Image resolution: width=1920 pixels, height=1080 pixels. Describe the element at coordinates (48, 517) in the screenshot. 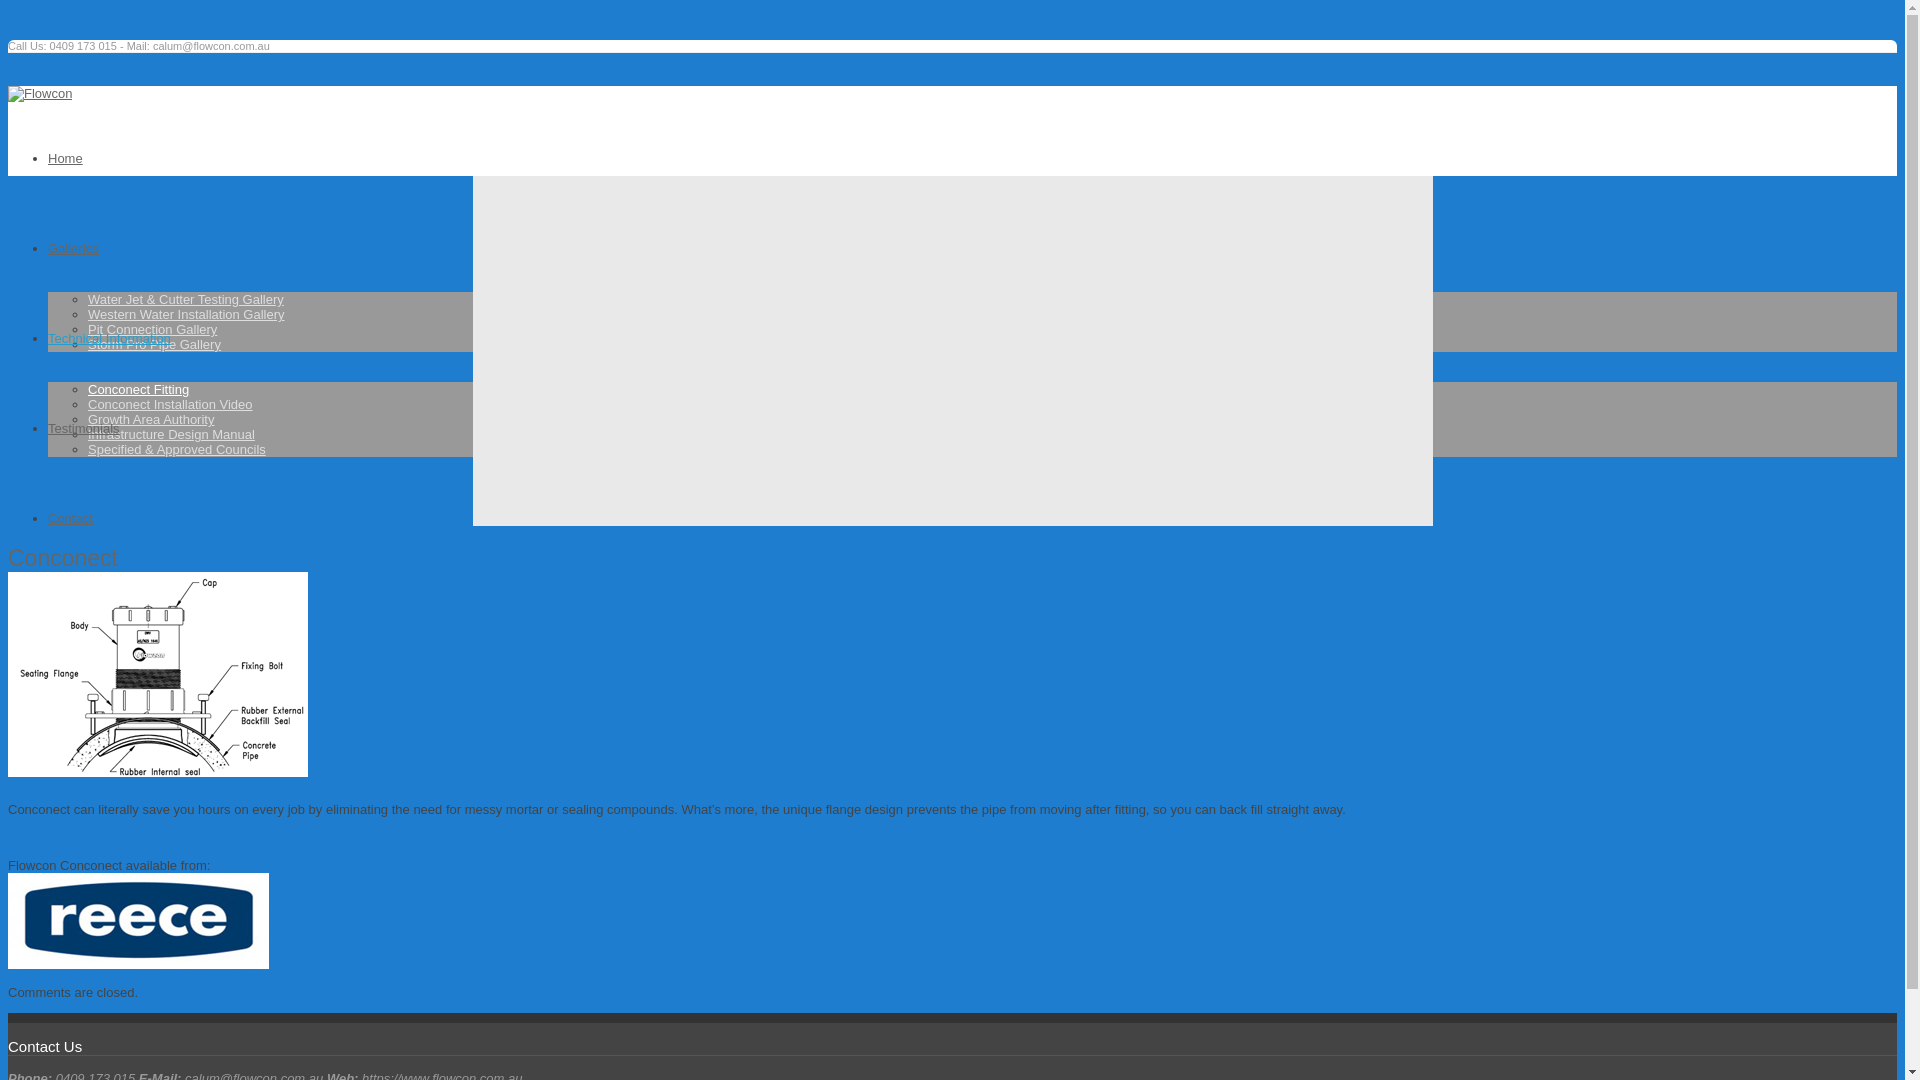

I see `'Contact'` at that location.